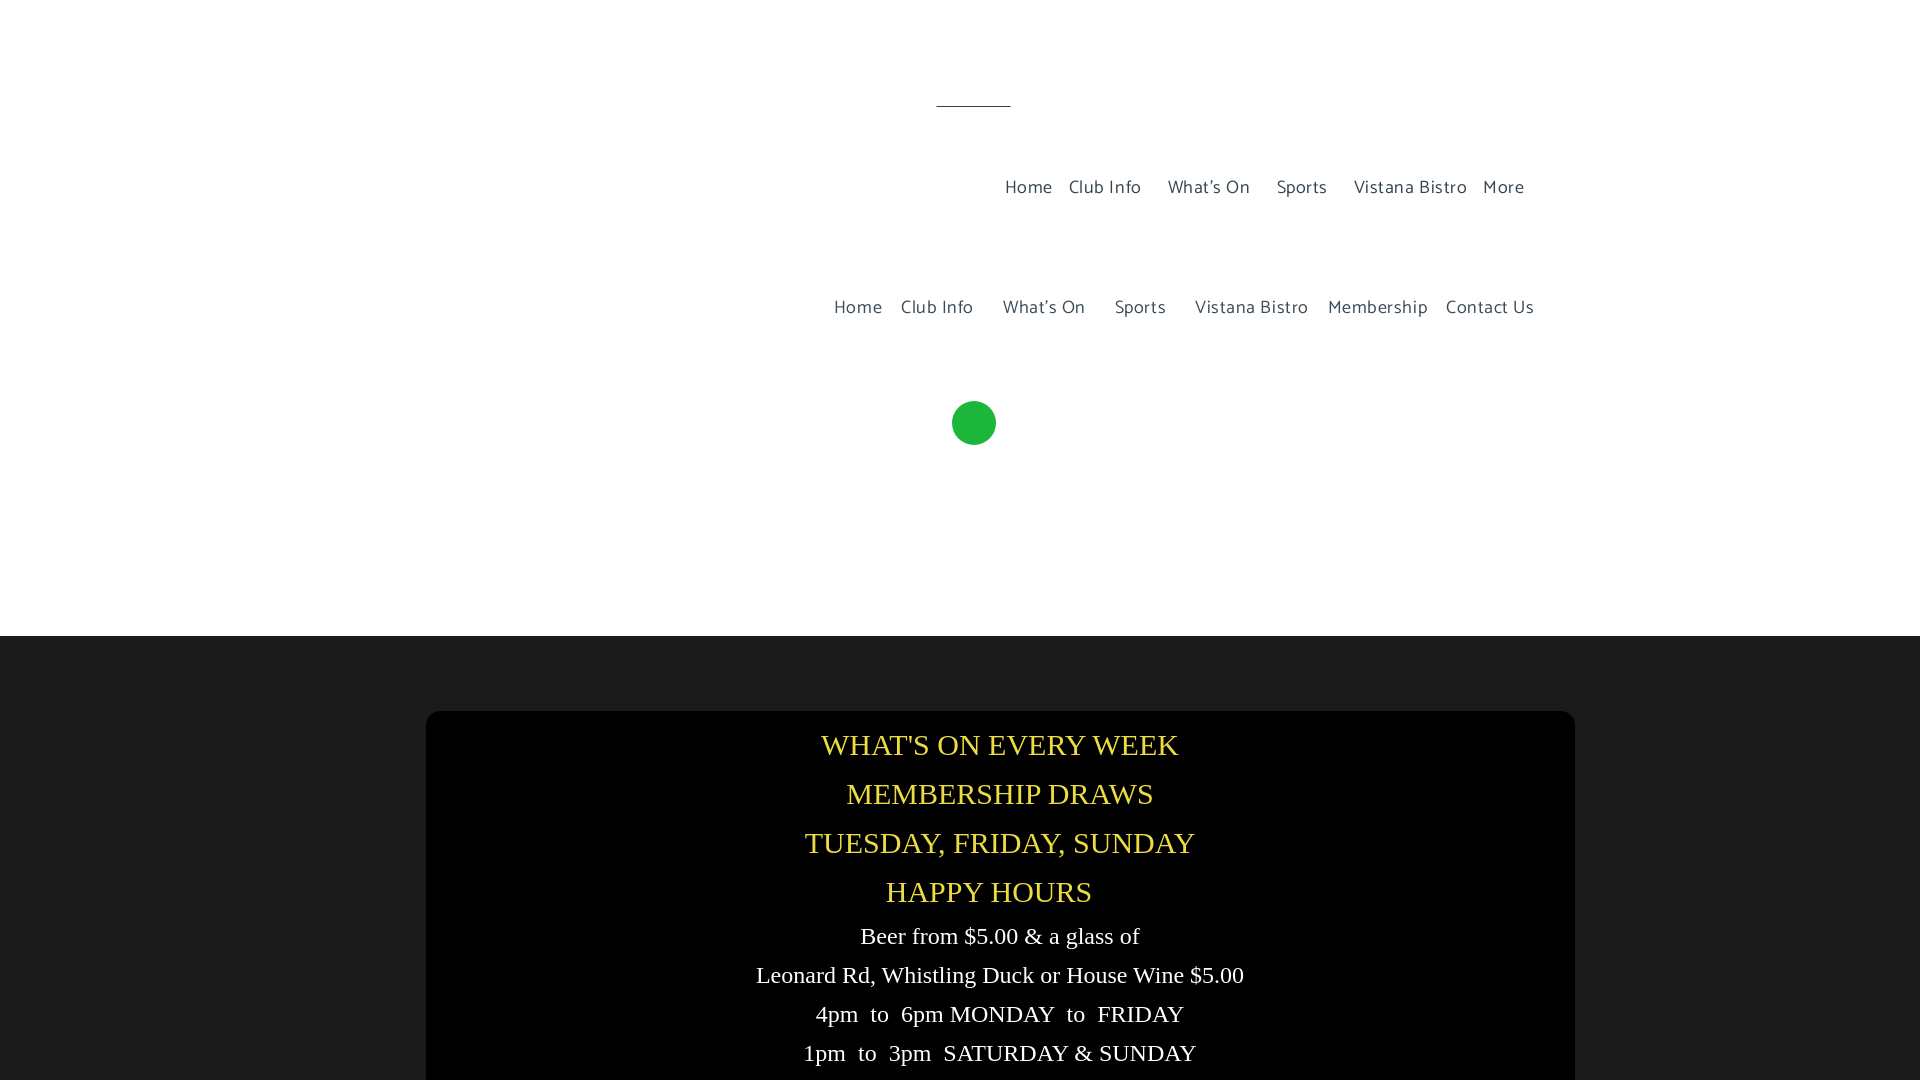 The image size is (1920, 1080). What do you see at coordinates (1401, 188) in the screenshot?
I see `'Vistana Bistro'` at bounding box center [1401, 188].